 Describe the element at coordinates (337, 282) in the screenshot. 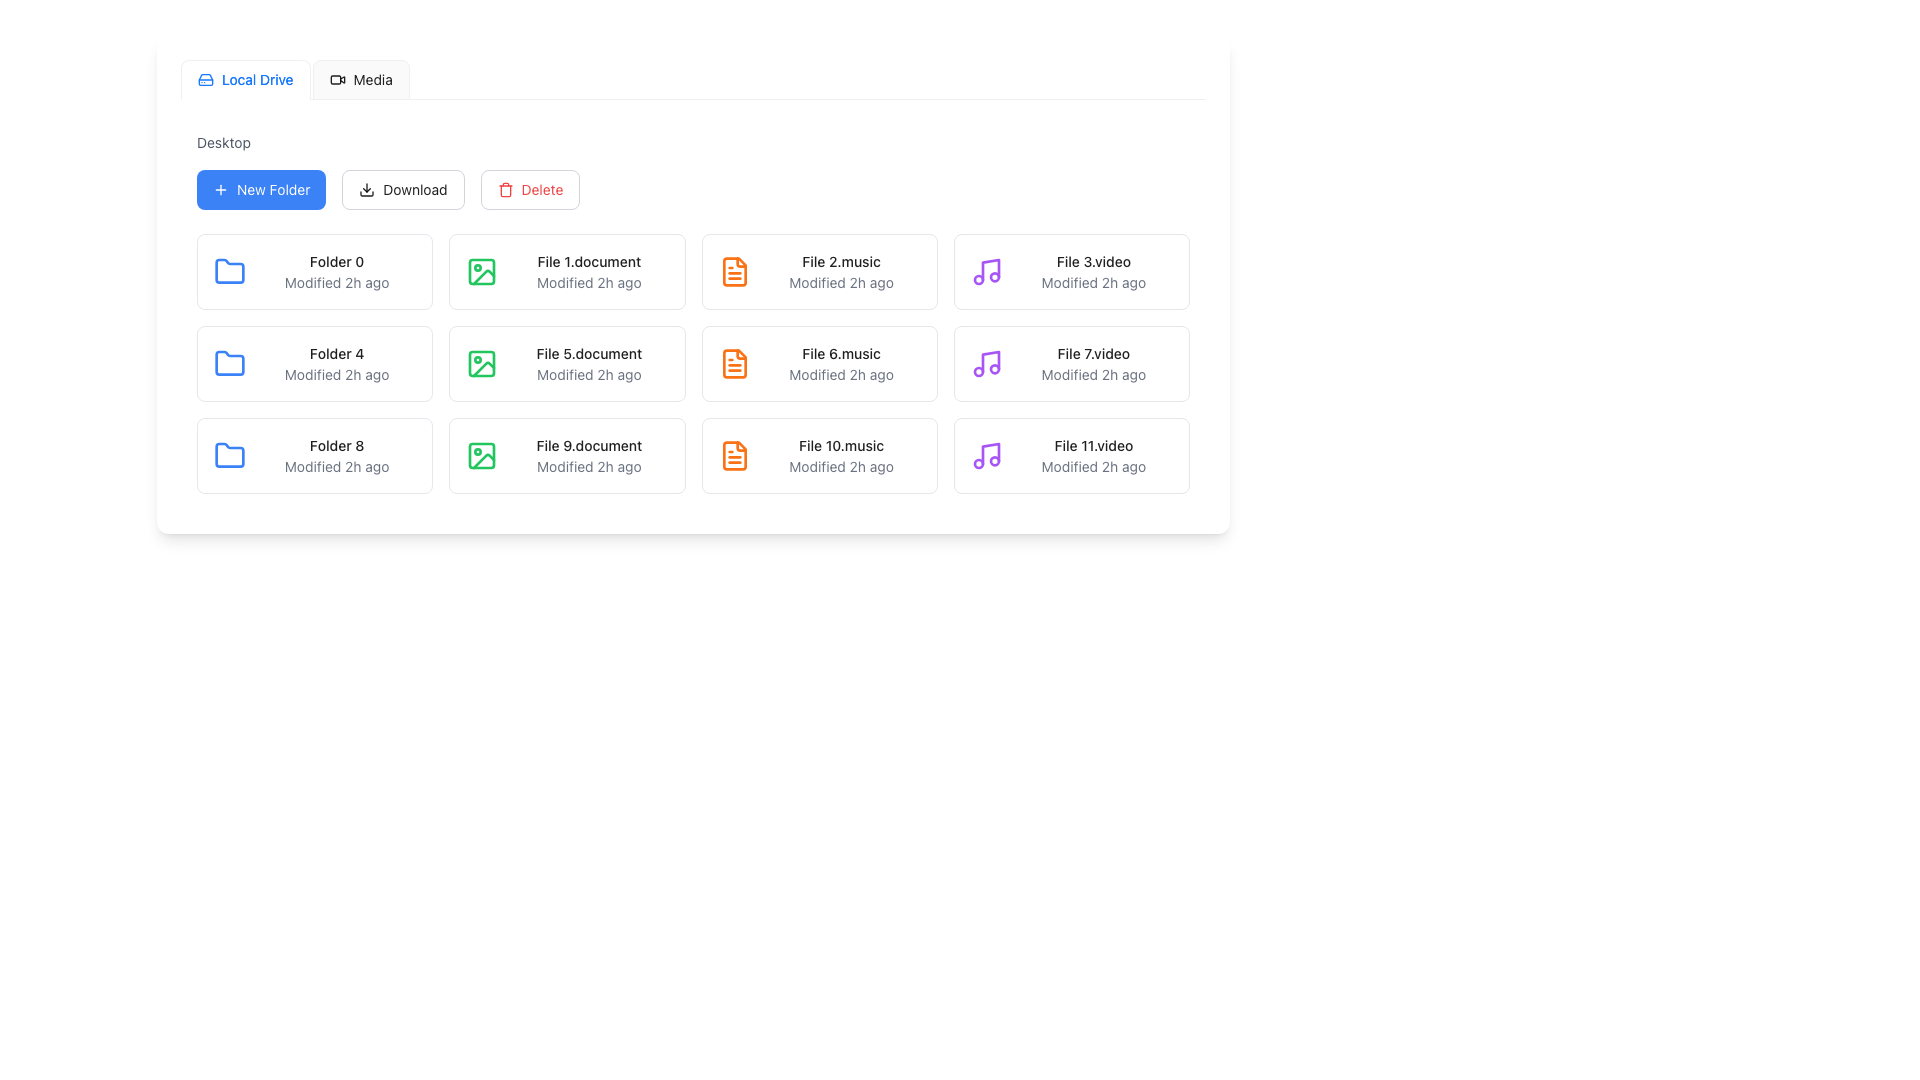

I see `the text label stating 'Modified 2h ago', which is styled in small gray font and located directly below 'Folder 0' in the file manager layout` at that location.